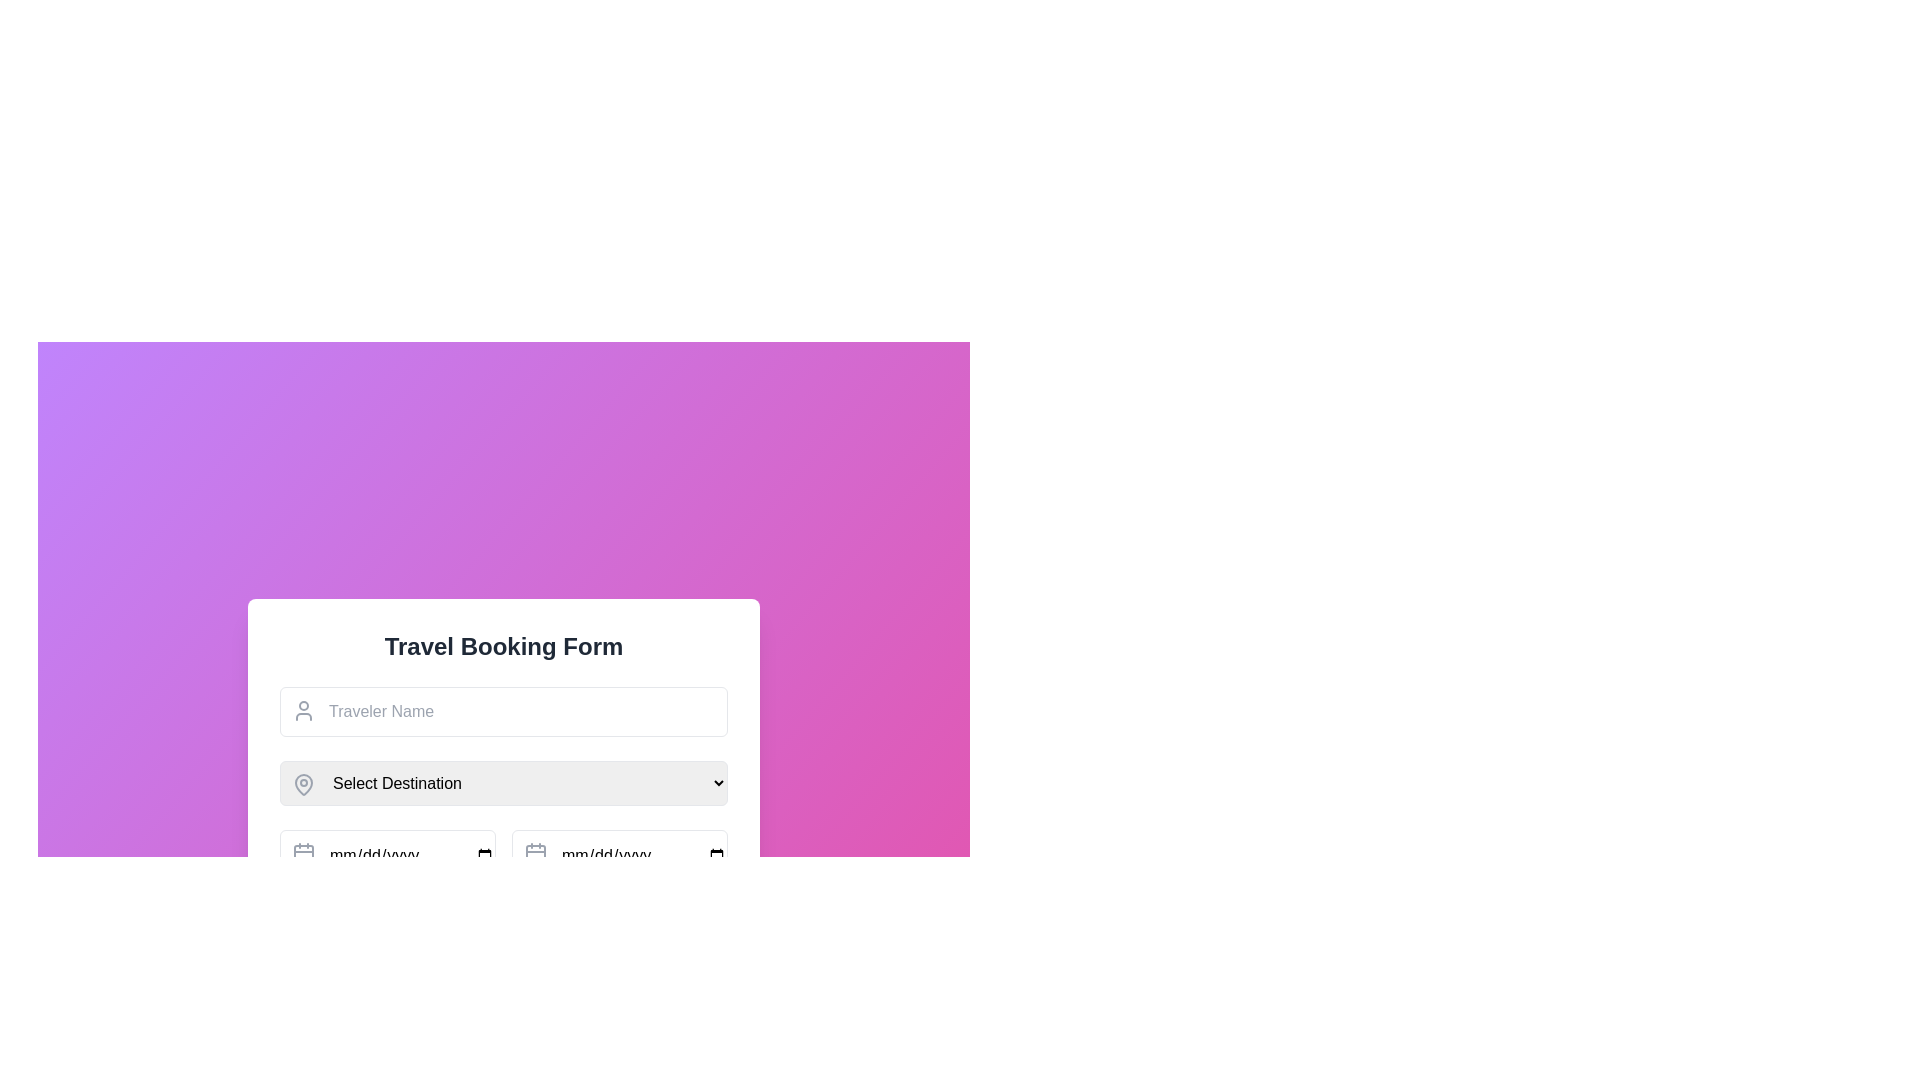 This screenshot has width=1920, height=1080. What do you see at coordinates (618, 855) in the screenshot?
I see `the Date picker input field for selecting an end date in the travel booking form` at bounding box center [618, 855].